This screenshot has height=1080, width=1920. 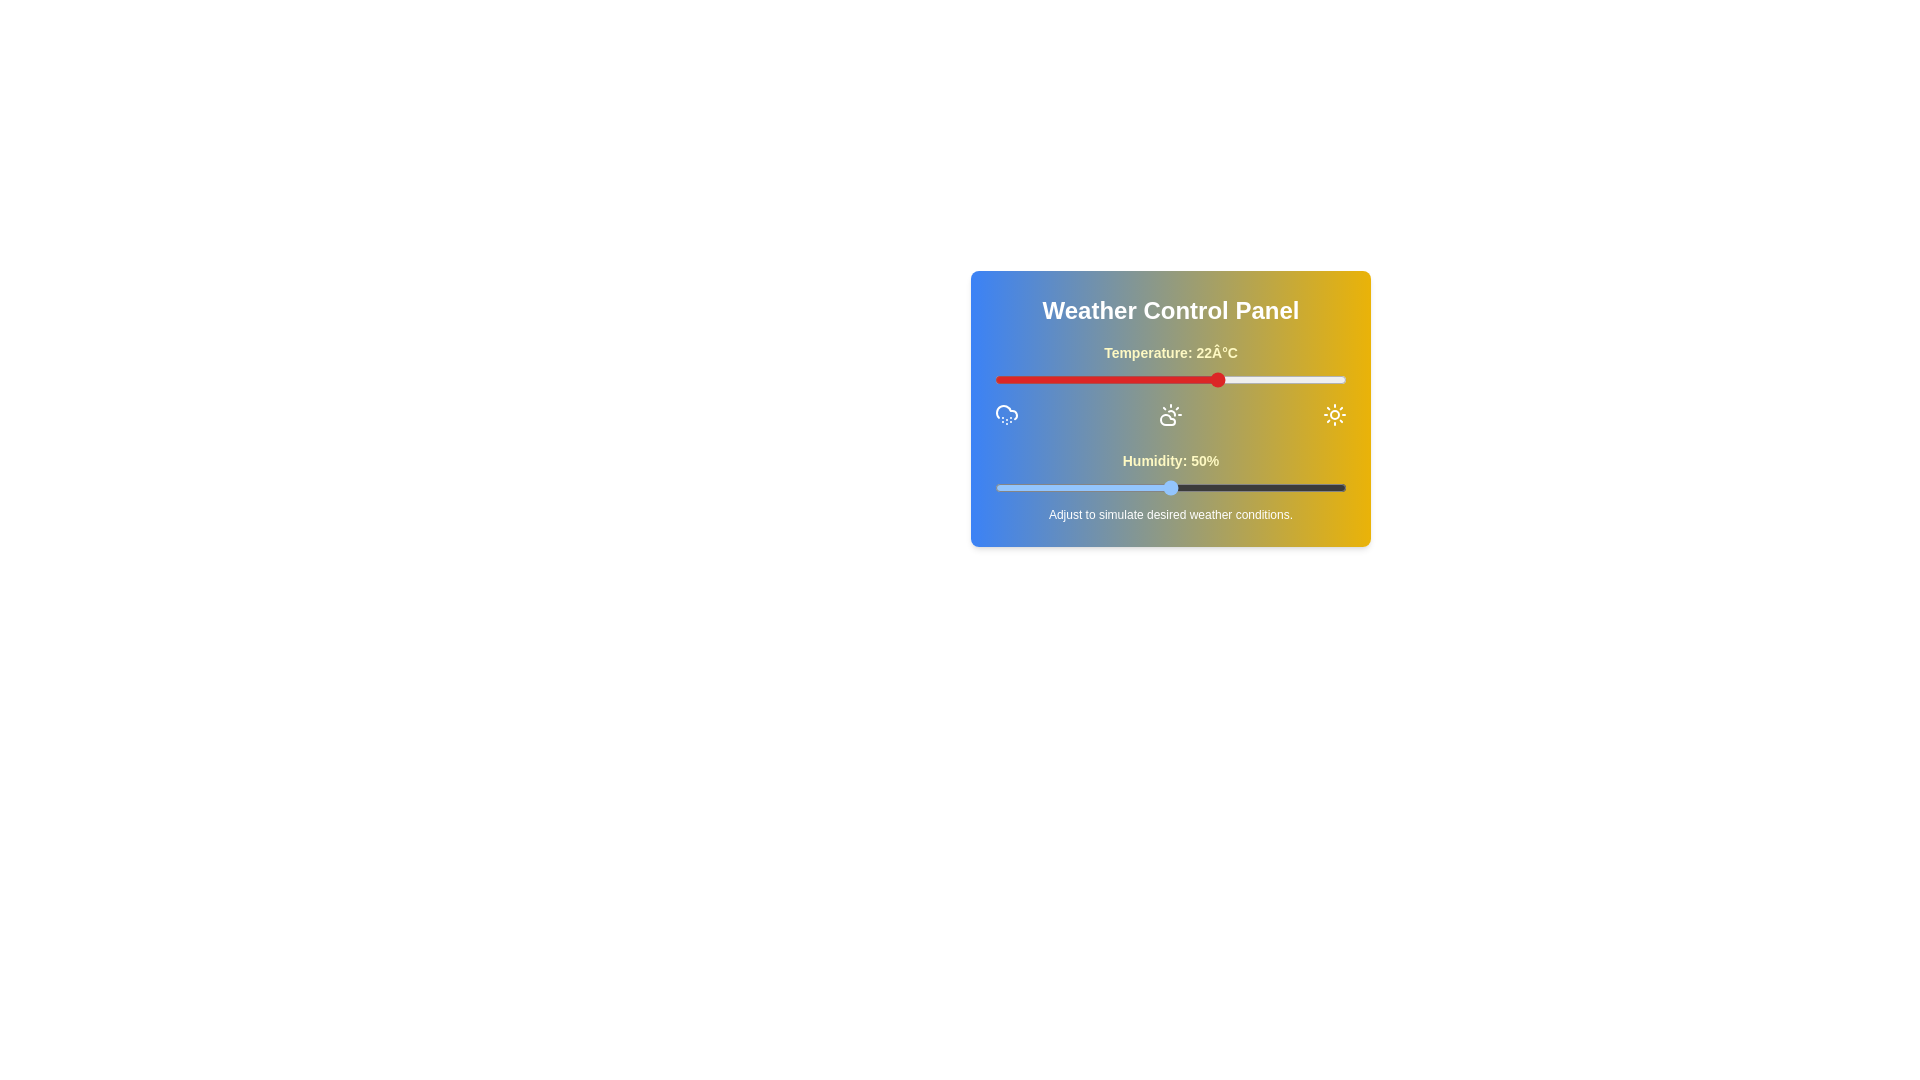 I want to click on humidity, so click(x=1106, y=488).